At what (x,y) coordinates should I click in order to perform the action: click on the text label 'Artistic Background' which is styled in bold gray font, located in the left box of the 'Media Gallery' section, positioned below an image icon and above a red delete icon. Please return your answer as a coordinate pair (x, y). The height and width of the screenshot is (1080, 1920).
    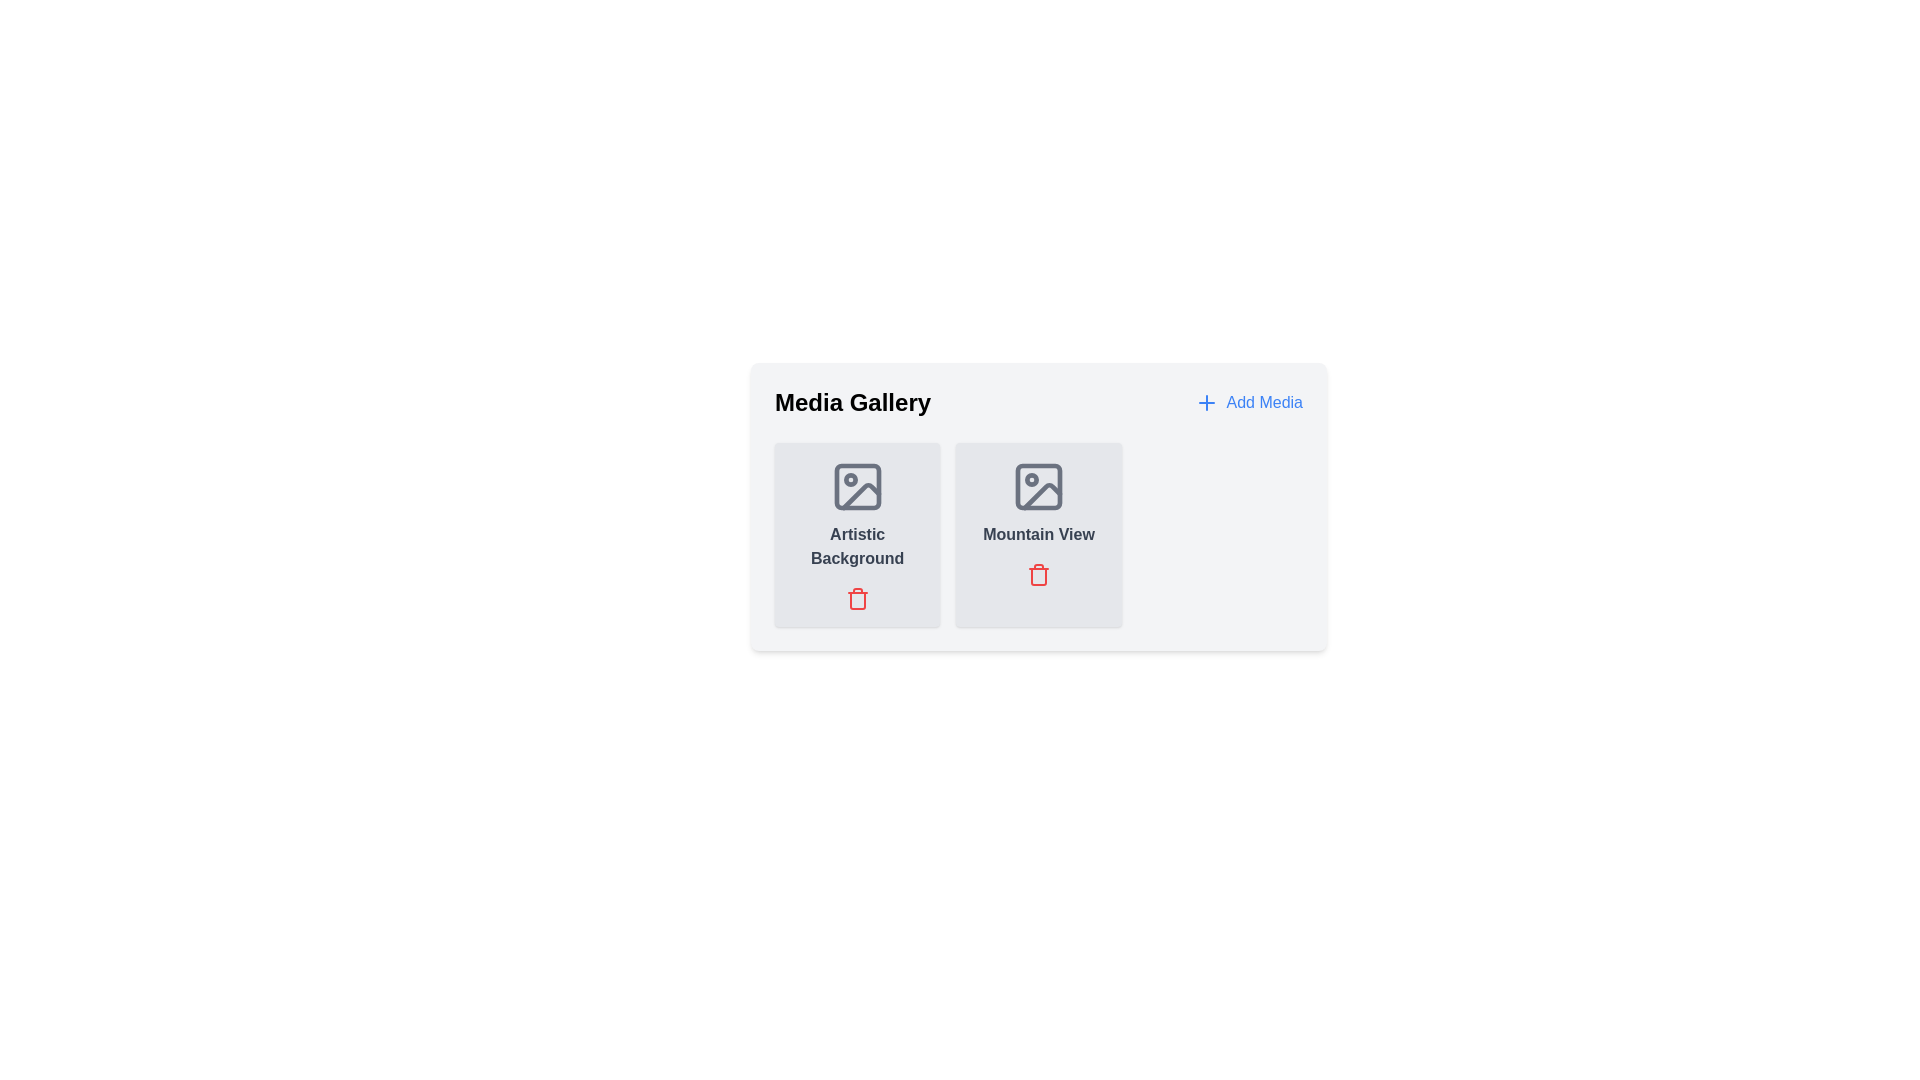
    Looking at the image, I should click on (857, 547).